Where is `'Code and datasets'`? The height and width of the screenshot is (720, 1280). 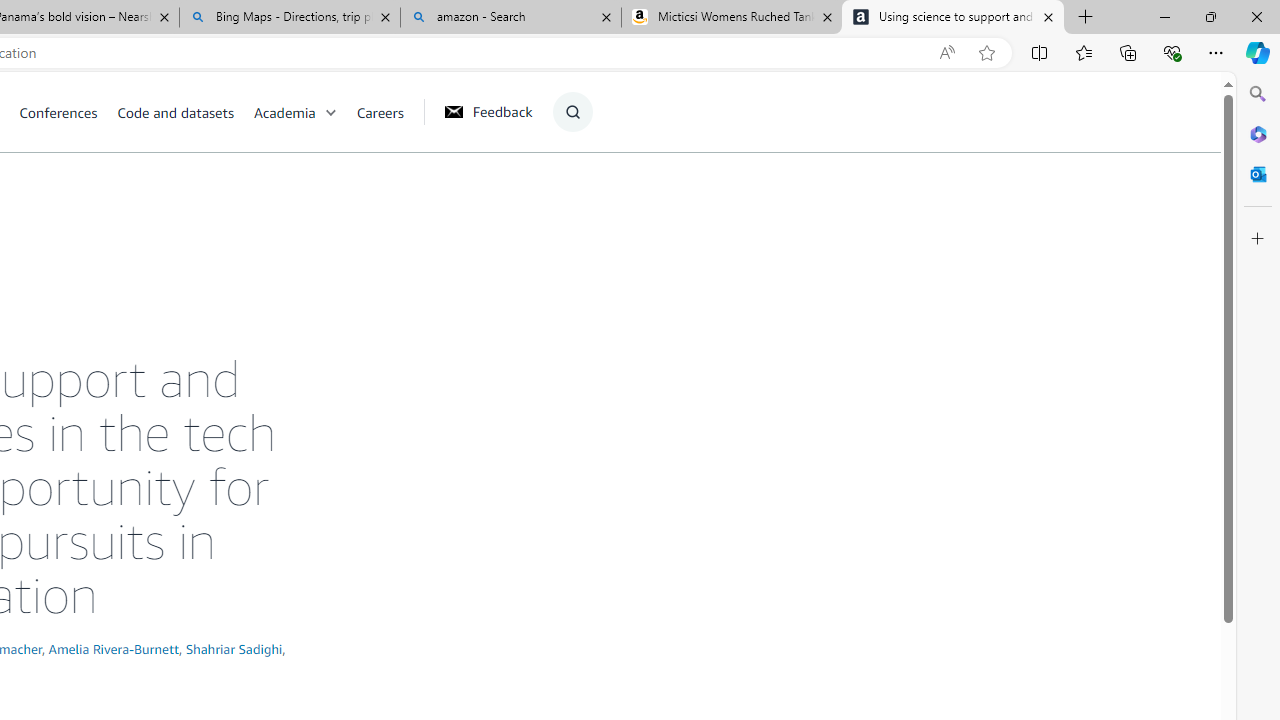
'Code and datasets' is located at coordinates (175, 111).